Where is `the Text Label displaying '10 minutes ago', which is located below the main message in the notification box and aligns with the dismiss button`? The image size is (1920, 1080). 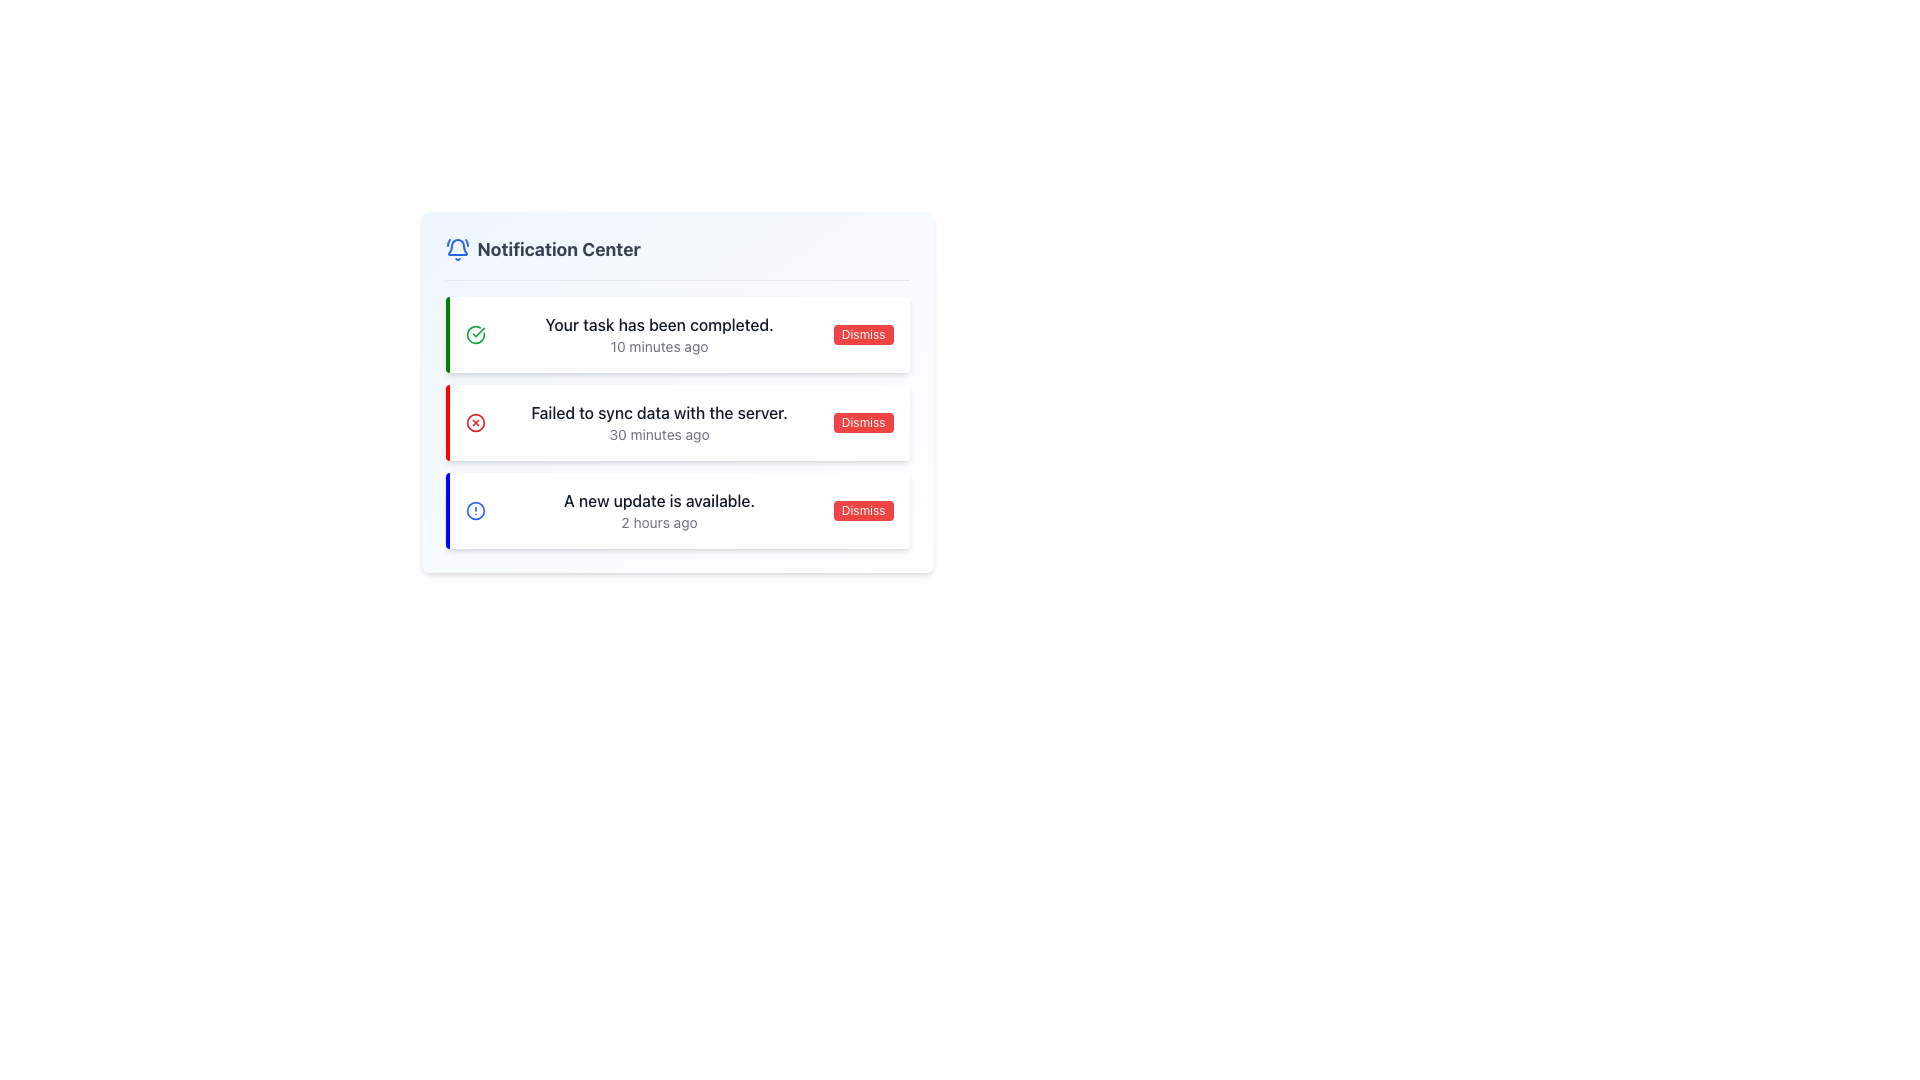 the Text Label displaying '10 minutes ago', which is located below the main message in the notification box and aligns with the dismiss button is located at coordinates (659, 346).